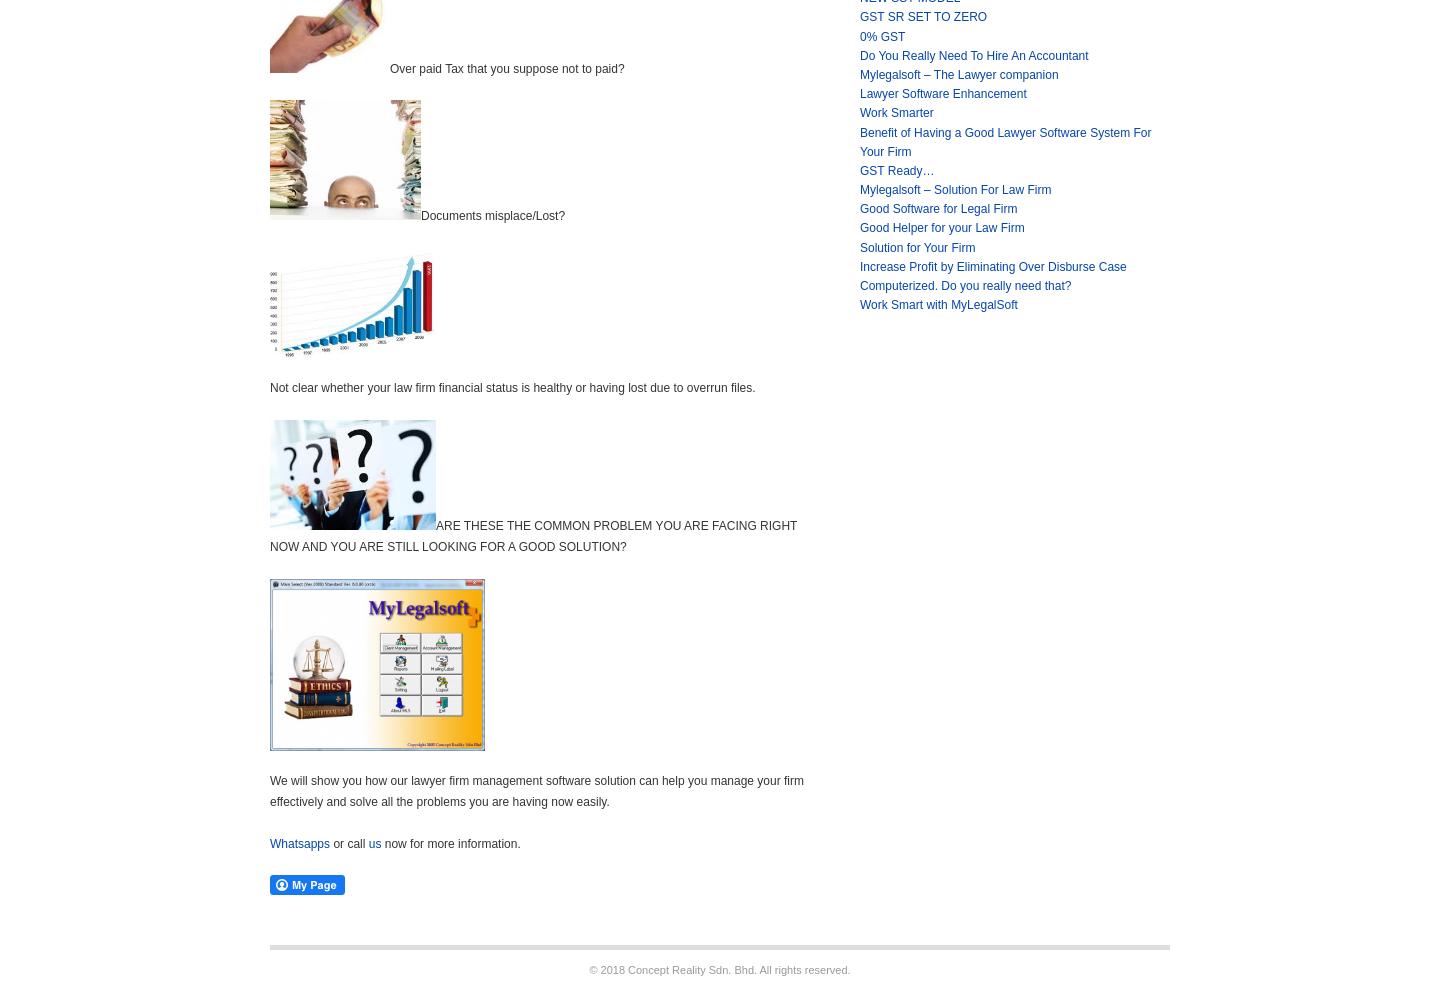 The image size is (1440, 989). What do you see at coordinates (973, 53) in the screenshot?
I see `'Do You Really Need To Hire An Accountant'` at bounding box center [973, 53].